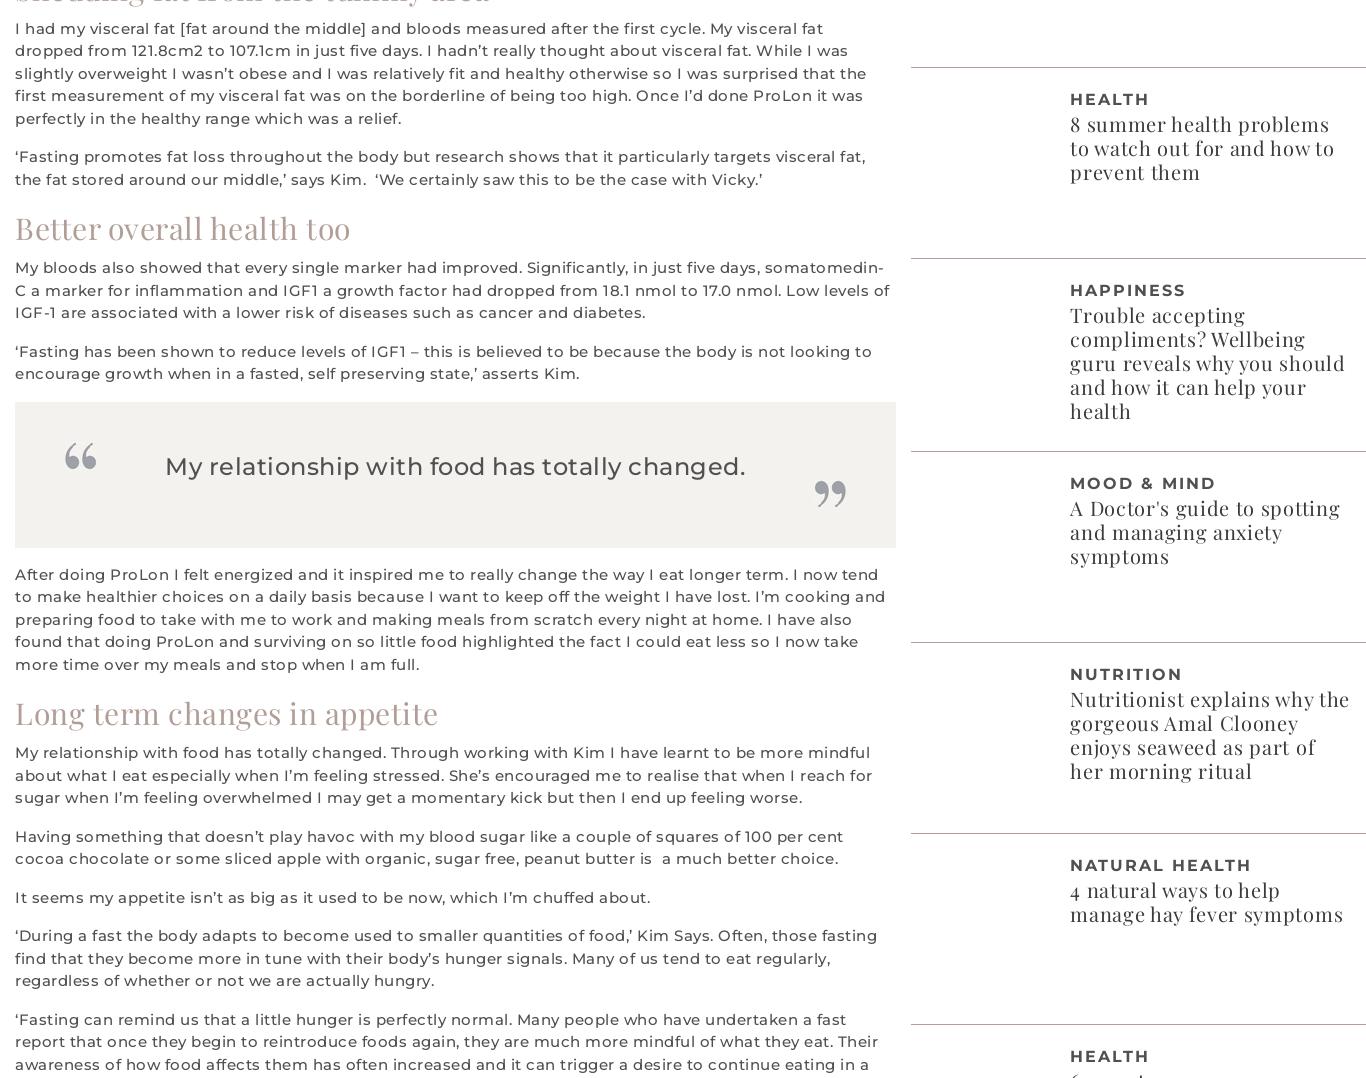 The image size is (1366, 1078). I want to click on 'I had my visceral fat [fat around the middle] and bloods measured after the first cycle. My visceral fat dropped from 121.8cm2 to 107.1cm in just five days. I hadn’t really thought about visceral fat. While I was slightly overweight I wasn’t obese and I was relatively fit and healthy otherwise so I was surprised that the first measurement of my visceral fat was on the borderline of being too high. Once I’d done ProLon it was perfectly in the healthy range which was a relief.', so click(15, 72).